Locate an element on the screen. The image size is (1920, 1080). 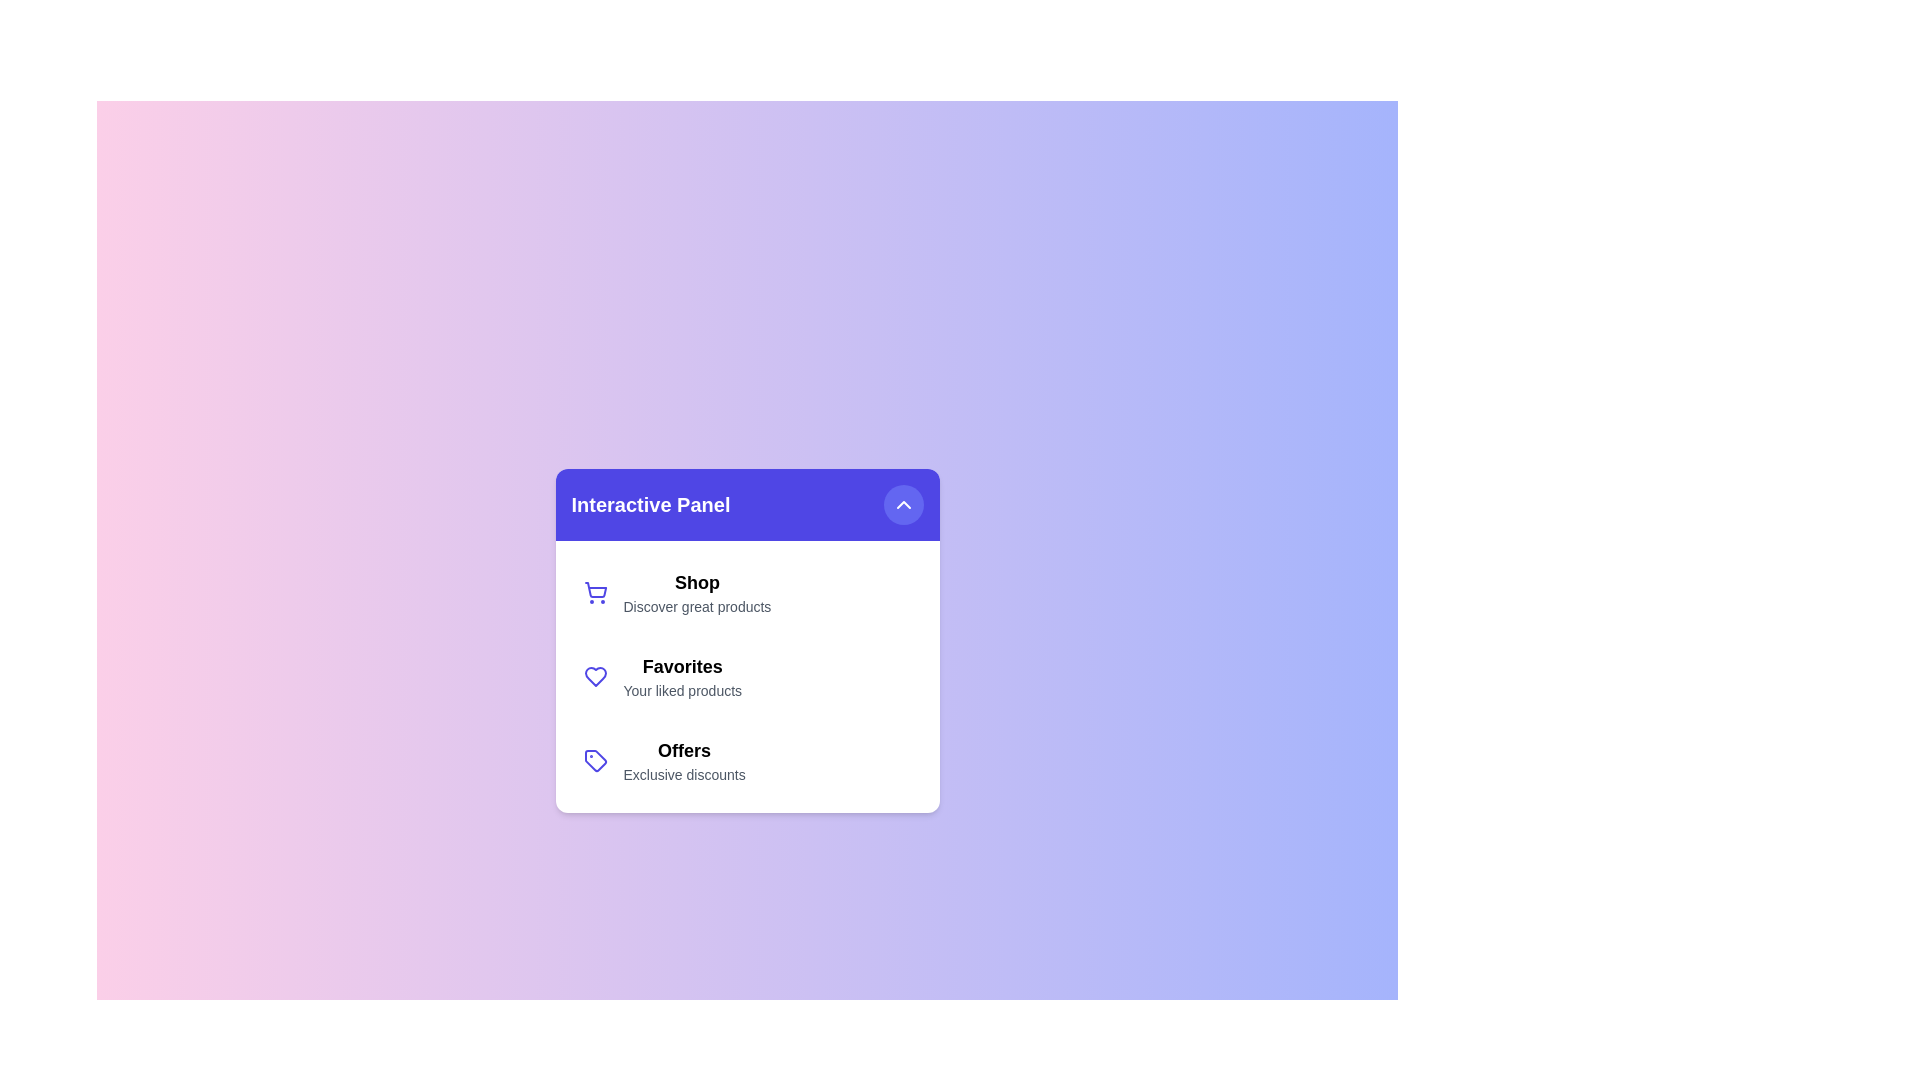
the menu item Shop is located at coordinates (746, 592).